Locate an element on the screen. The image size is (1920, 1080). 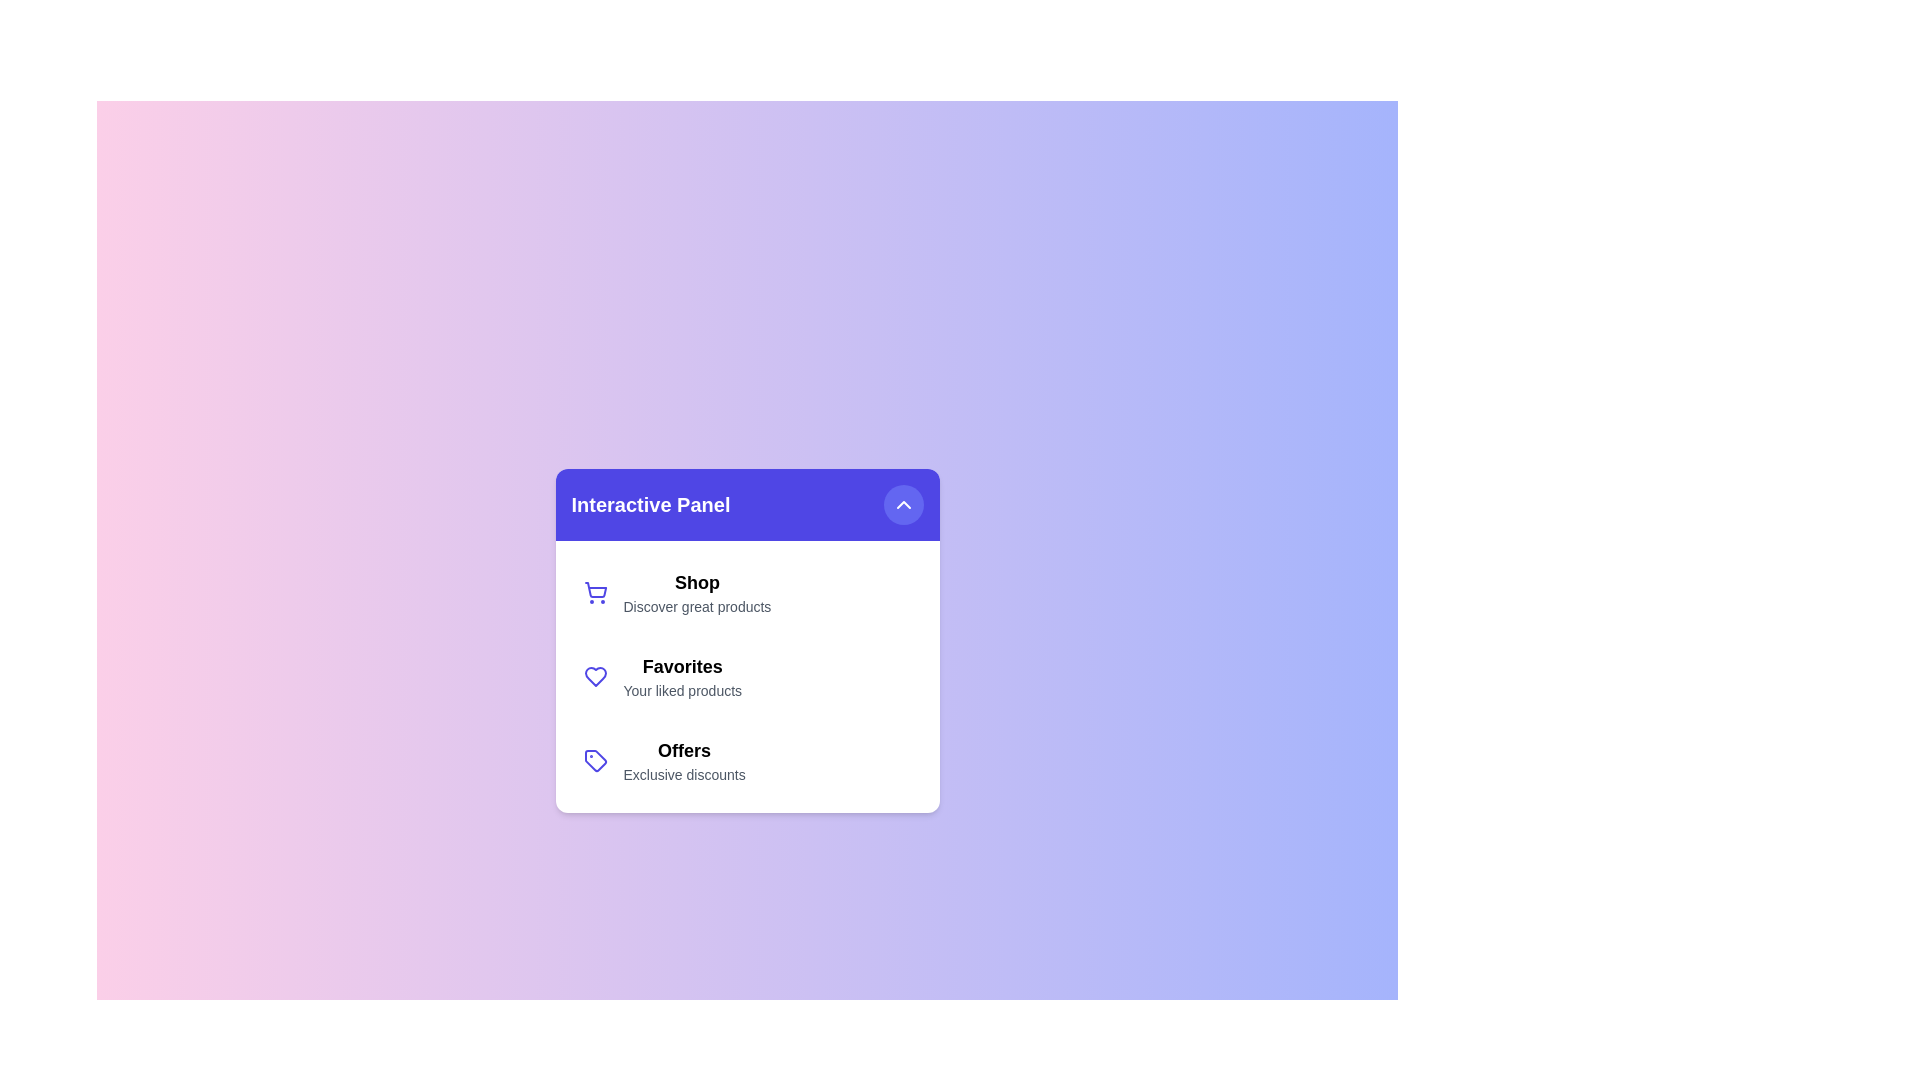
the menu item Shop is located at coordinates (746, 592).